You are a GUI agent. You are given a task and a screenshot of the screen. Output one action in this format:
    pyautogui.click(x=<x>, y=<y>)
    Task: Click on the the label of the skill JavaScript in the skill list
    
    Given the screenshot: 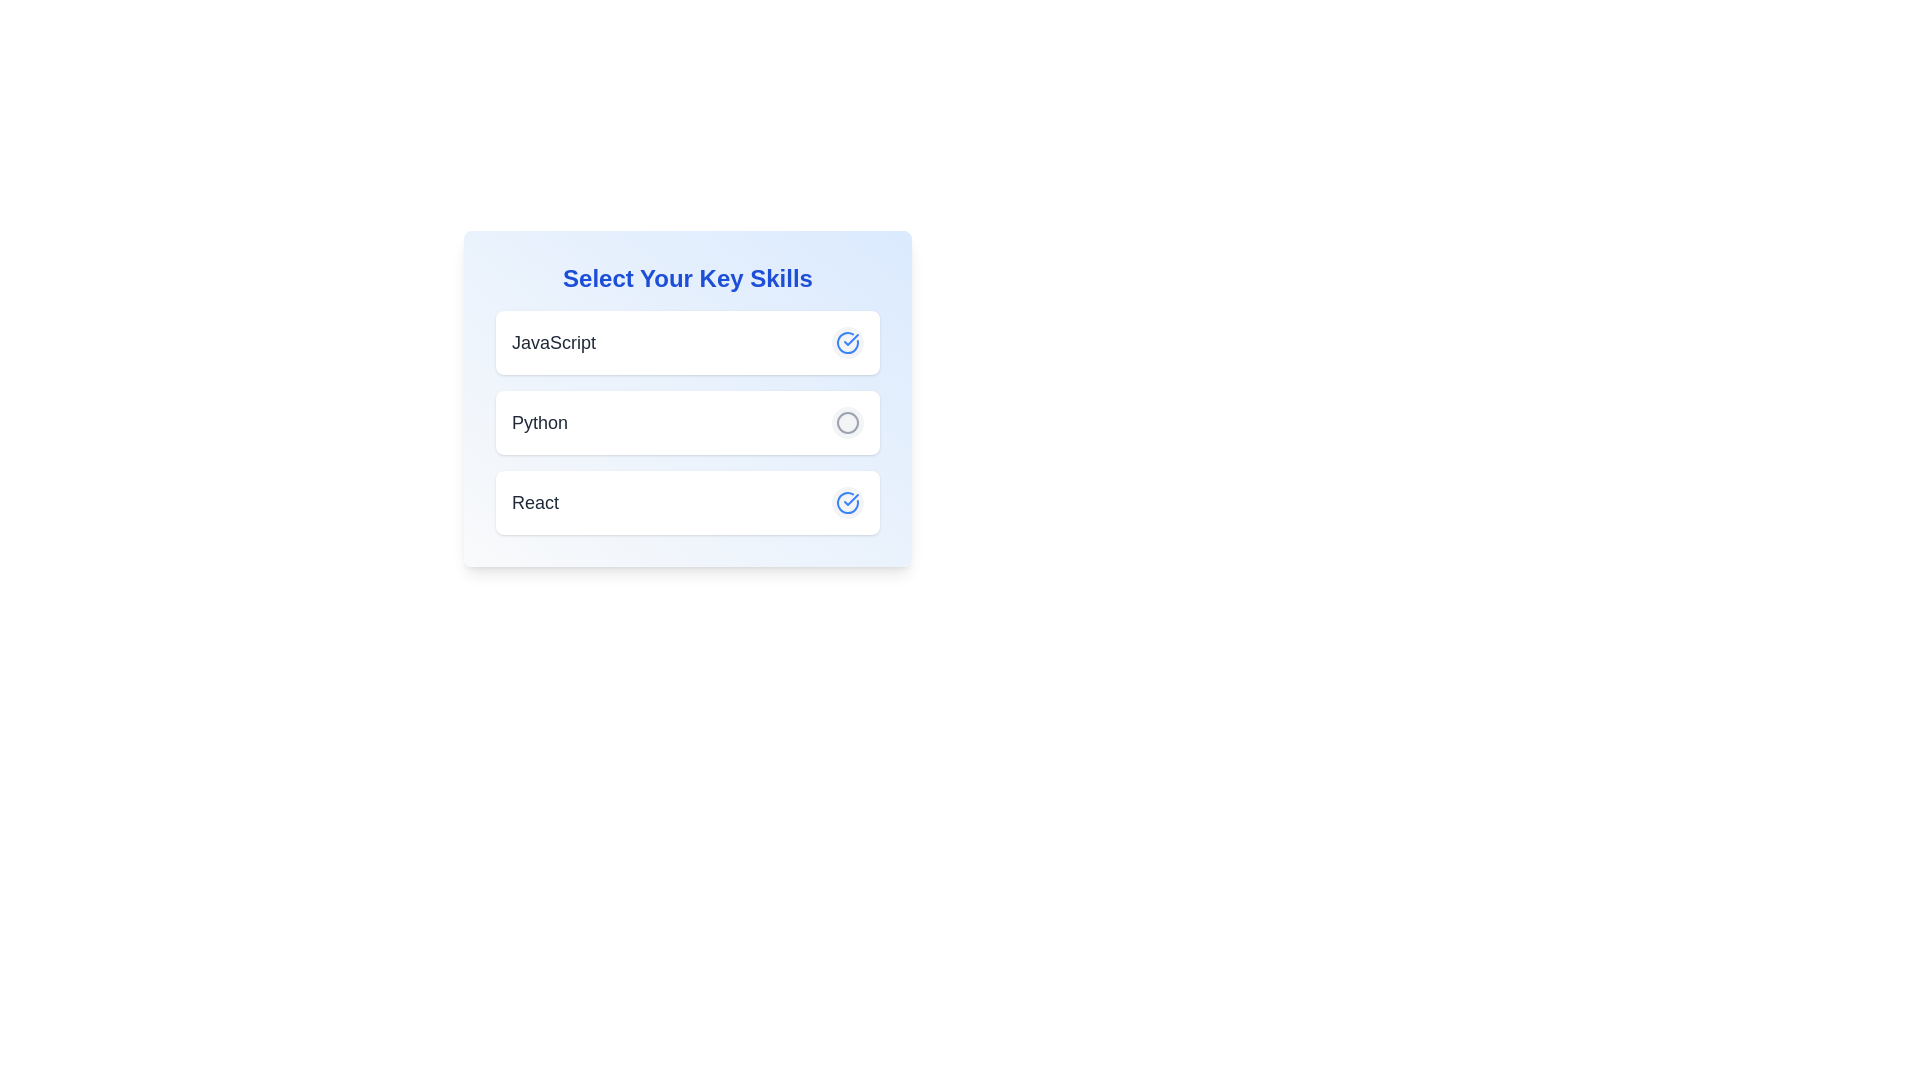 What is the action you would take?
    pyautogui.click(x=553, y=342)
    